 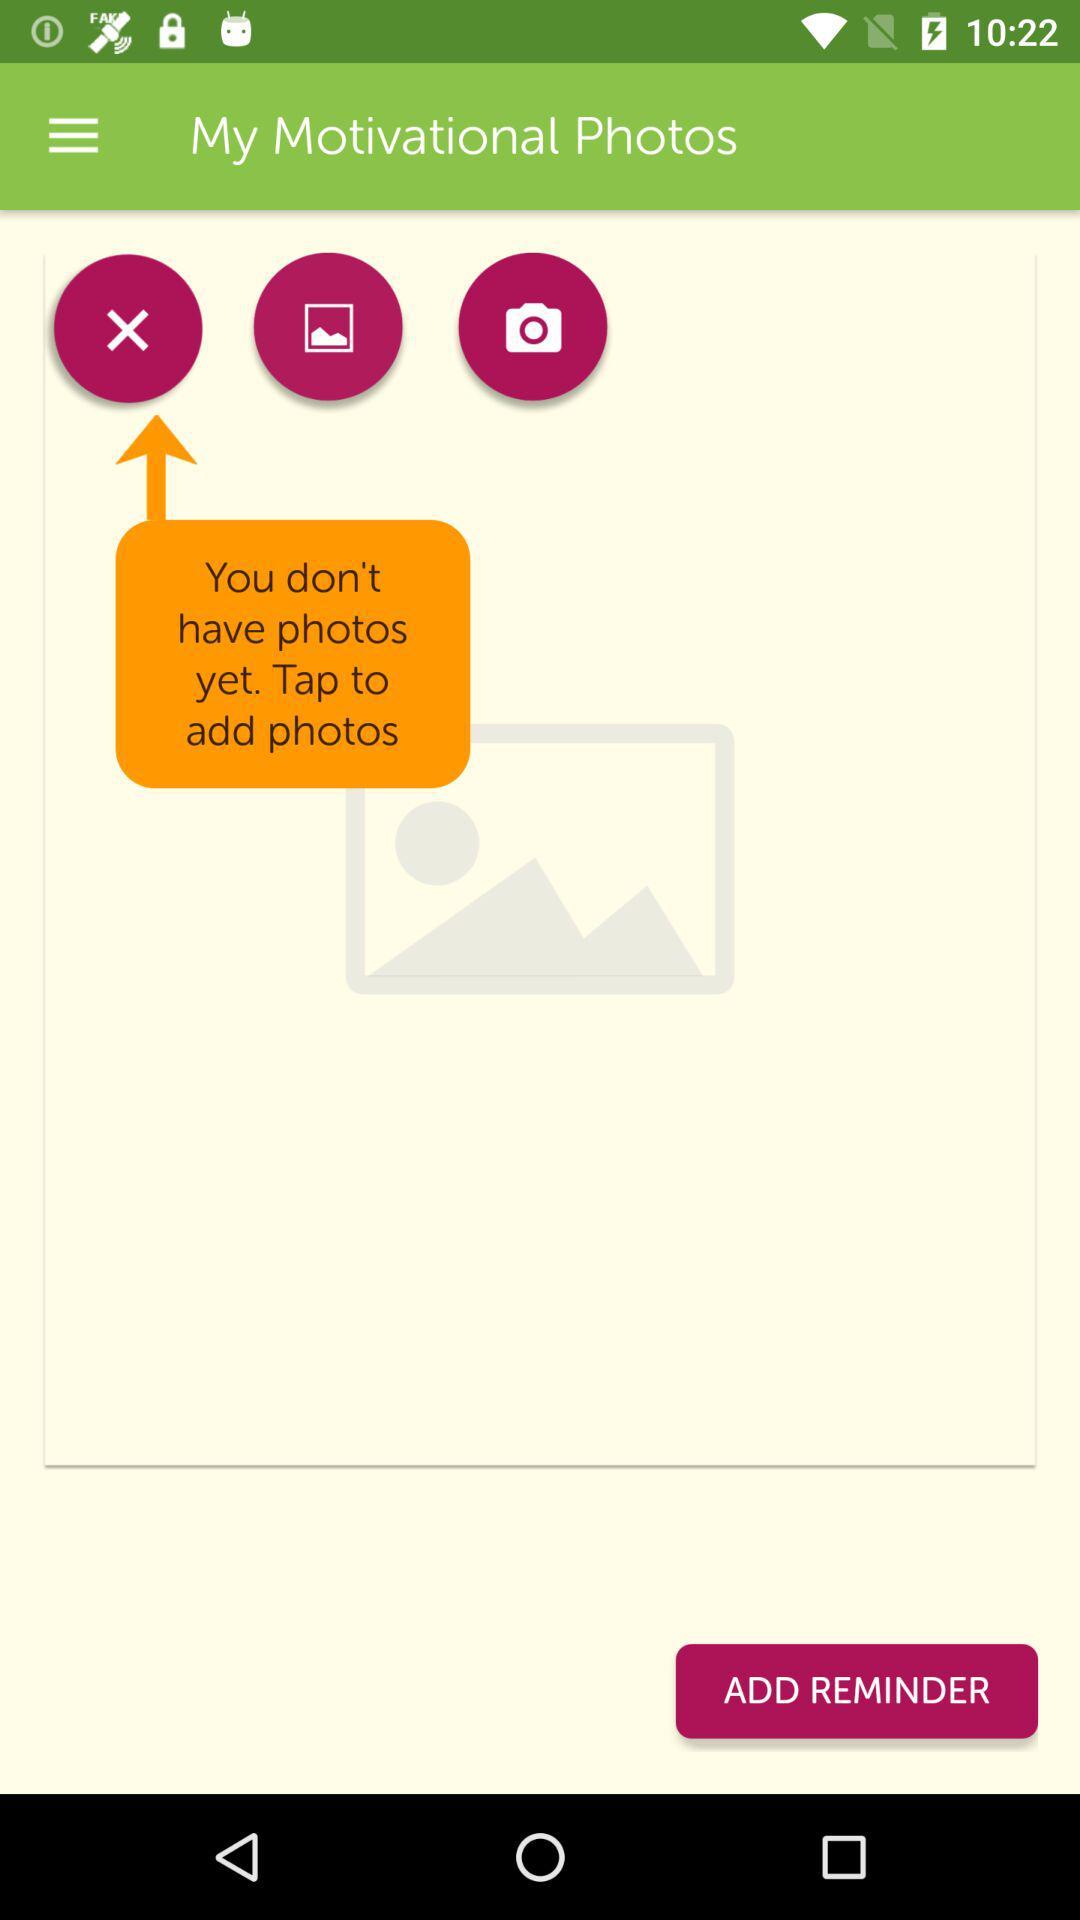 What do you see at coordinates (855, 1690) in the screenshot?
I see `add reminder icon` at bounding box center [855, 1690].